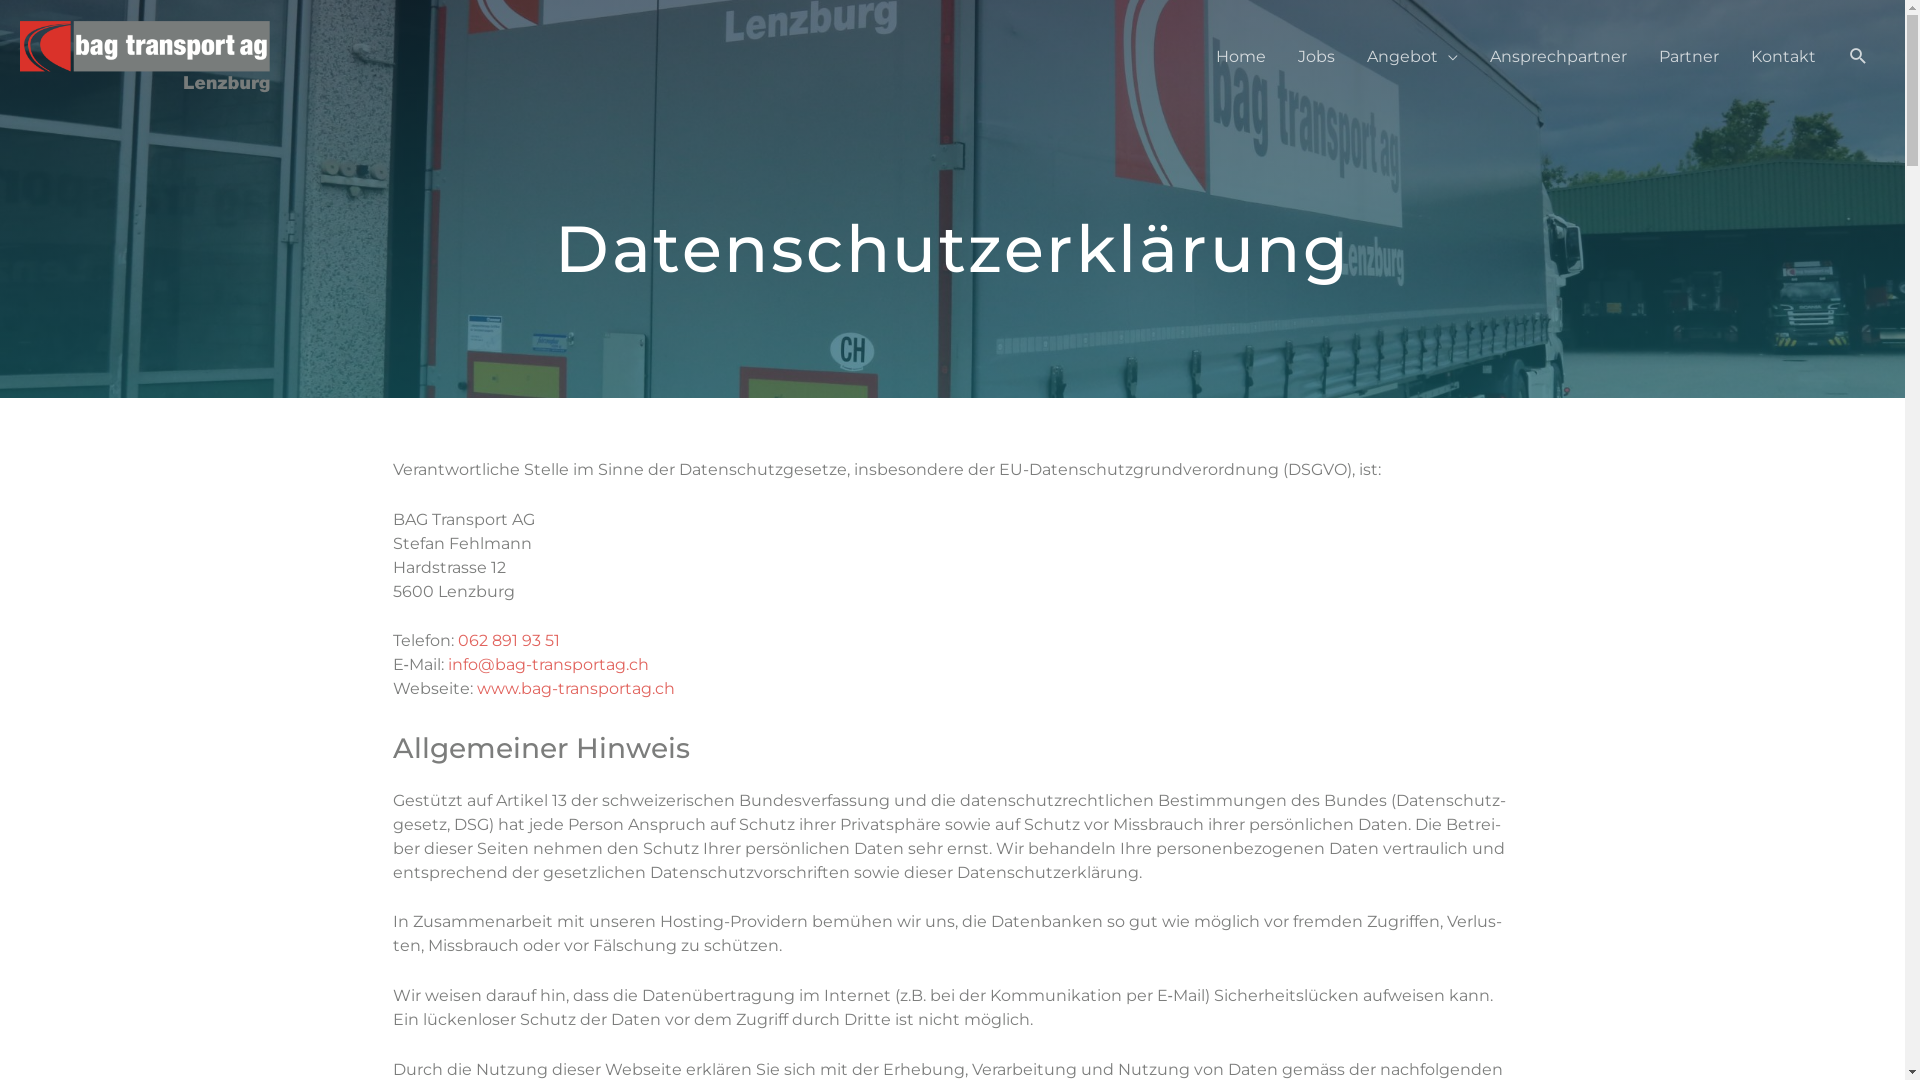  What do you see at coordinates (508, 640) in the screenshot?
I see `'062 891 93 51'` at bounding box center [508, 640].